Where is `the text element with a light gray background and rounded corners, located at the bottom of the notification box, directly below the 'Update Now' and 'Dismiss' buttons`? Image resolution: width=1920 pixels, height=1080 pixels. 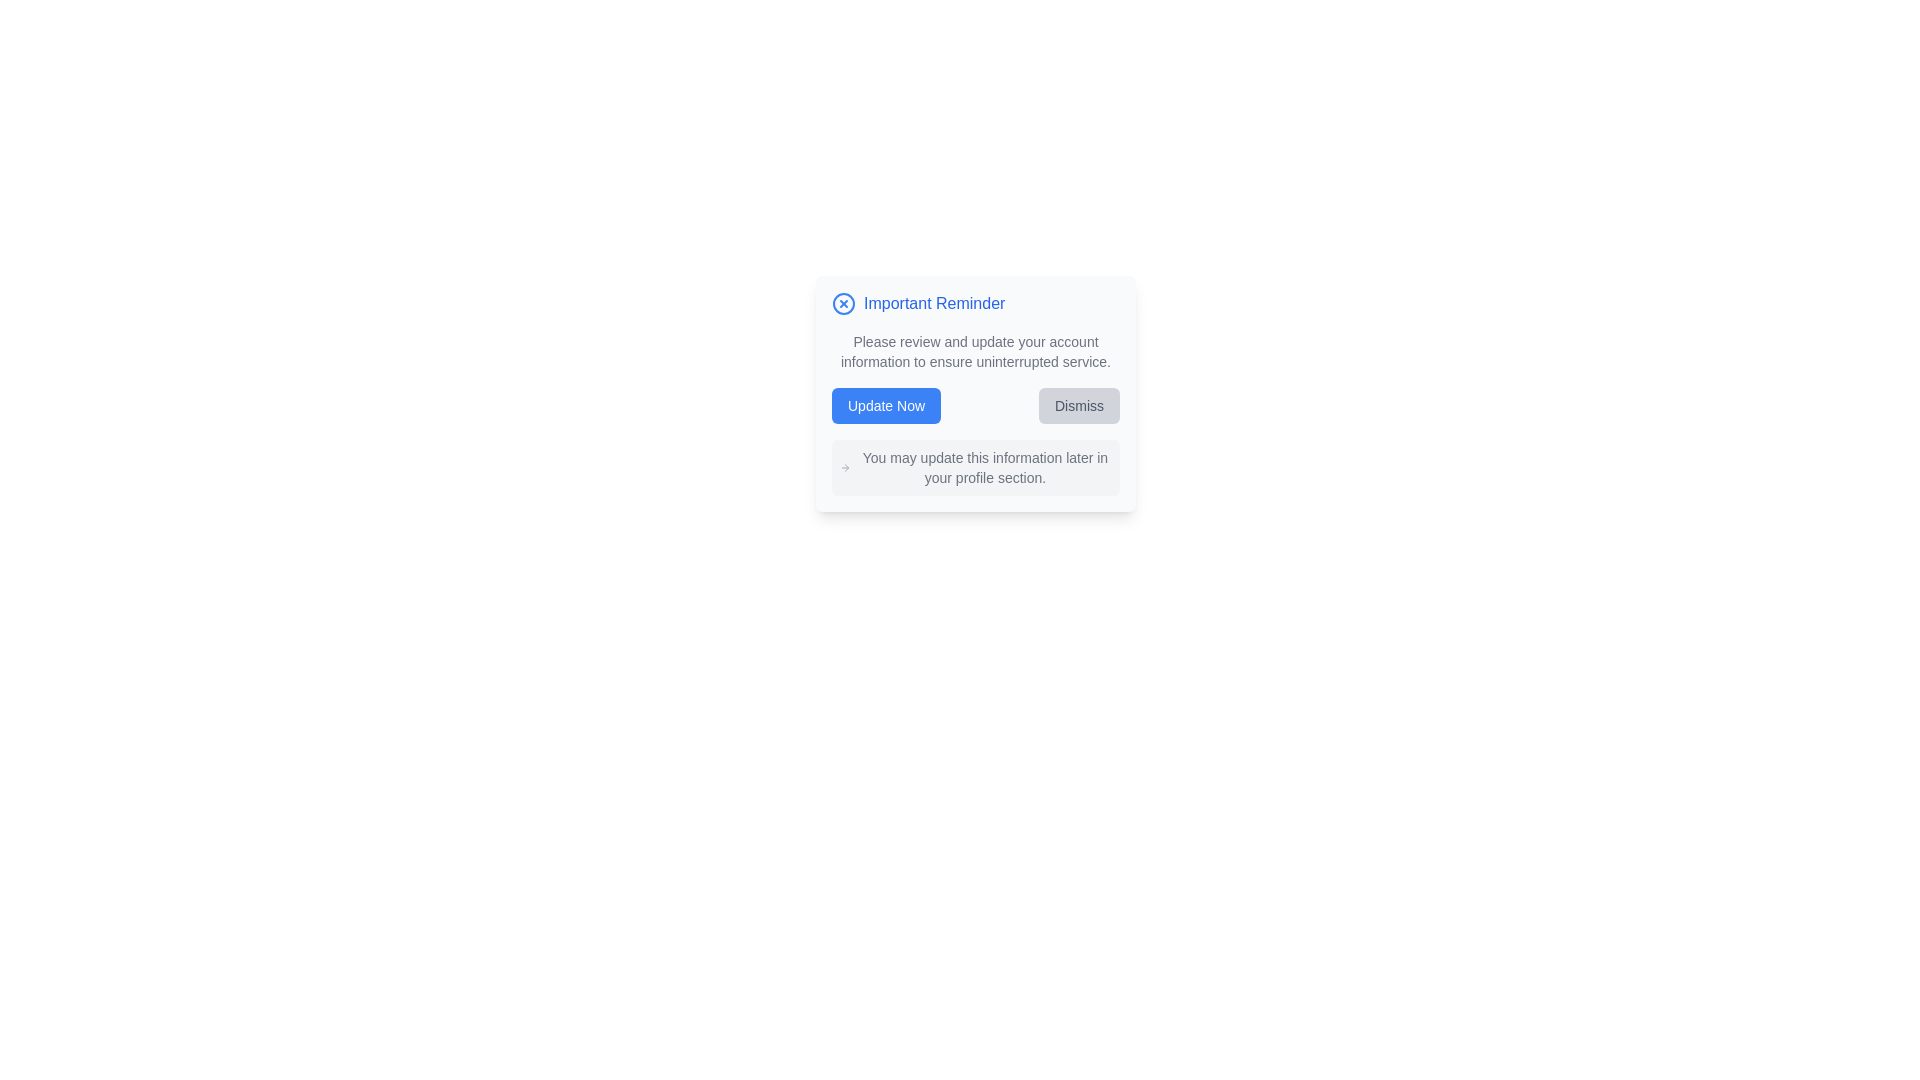
the text element with a light gray background and rounded corners, located at the bottom of the notification box, directly below the 'Update Now' and 'Dismiss' buttons is located at coordinates (975, 467).